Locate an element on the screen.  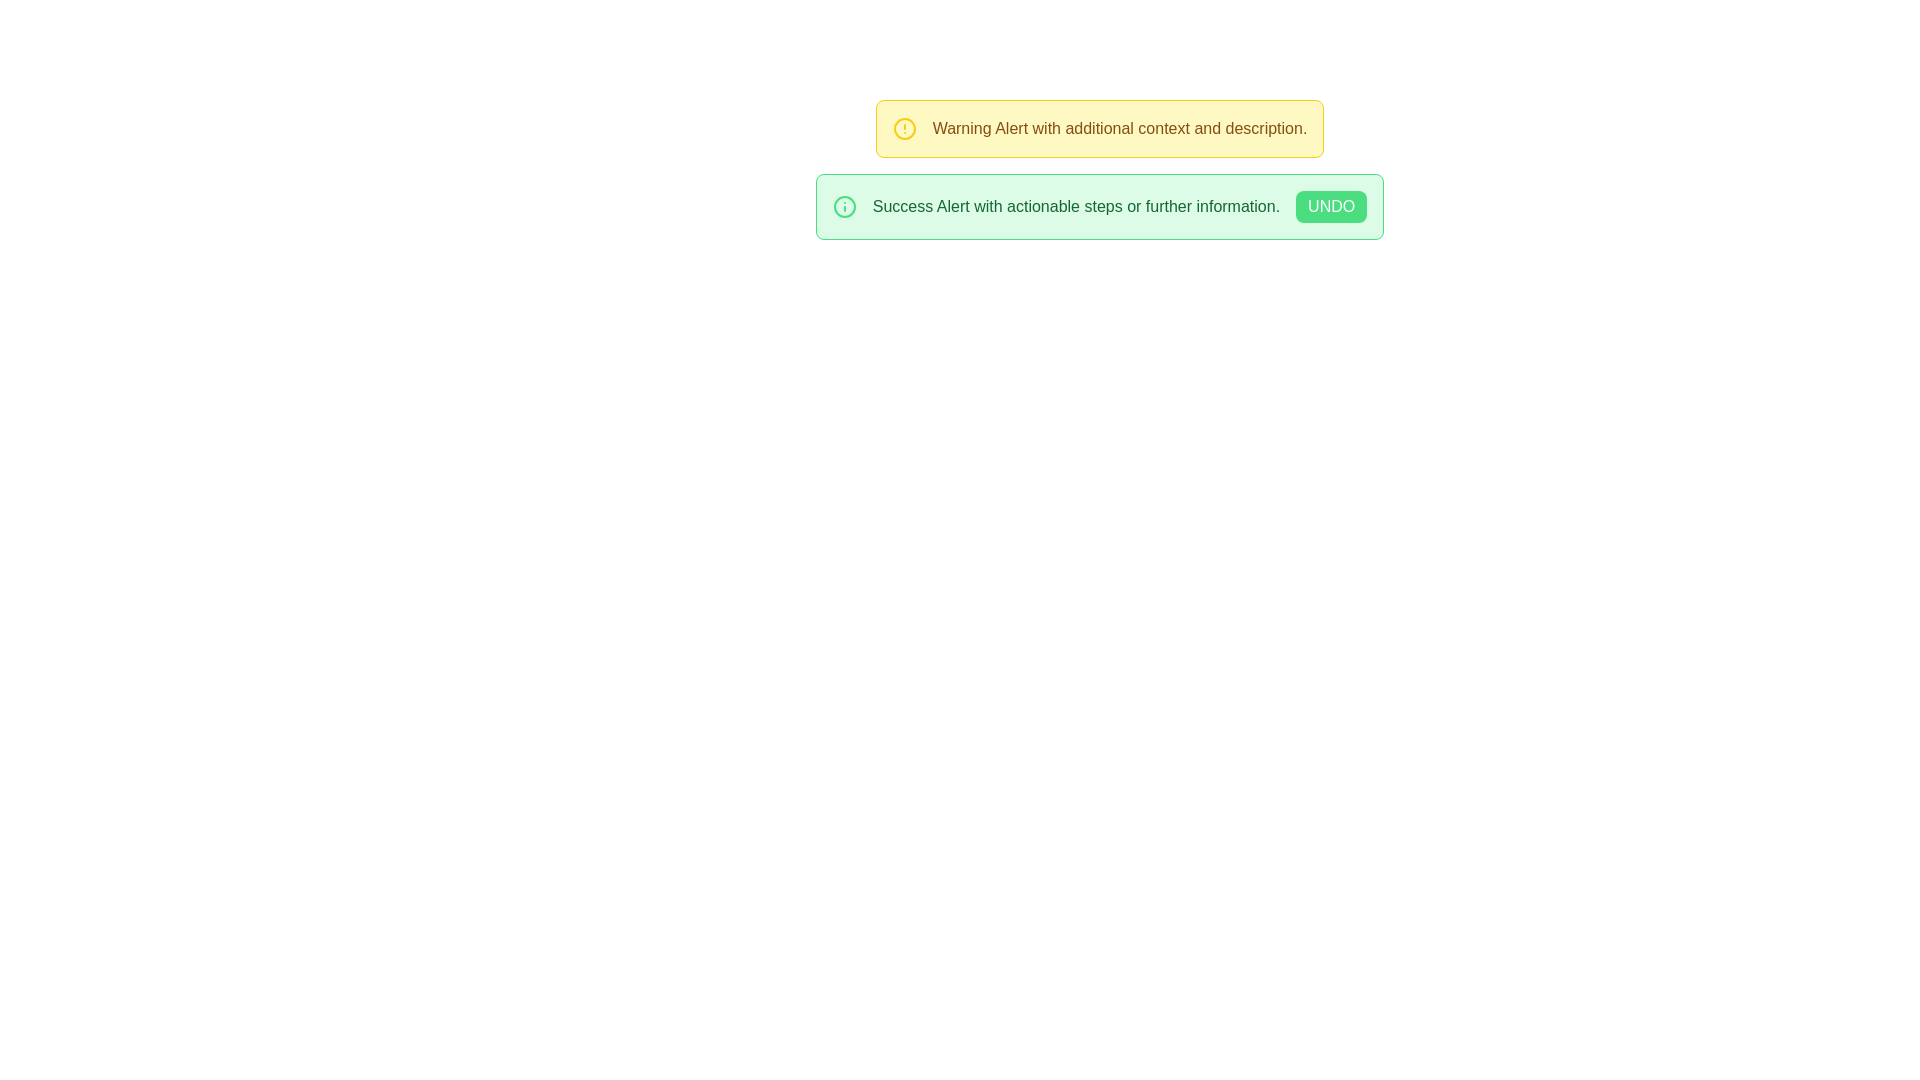
the circular alert icon with a yellow outline located in the yellow-bordered alert box on the left side of the text 'Warning Alert with additional context and description.' is located at coordinates (903, 128).